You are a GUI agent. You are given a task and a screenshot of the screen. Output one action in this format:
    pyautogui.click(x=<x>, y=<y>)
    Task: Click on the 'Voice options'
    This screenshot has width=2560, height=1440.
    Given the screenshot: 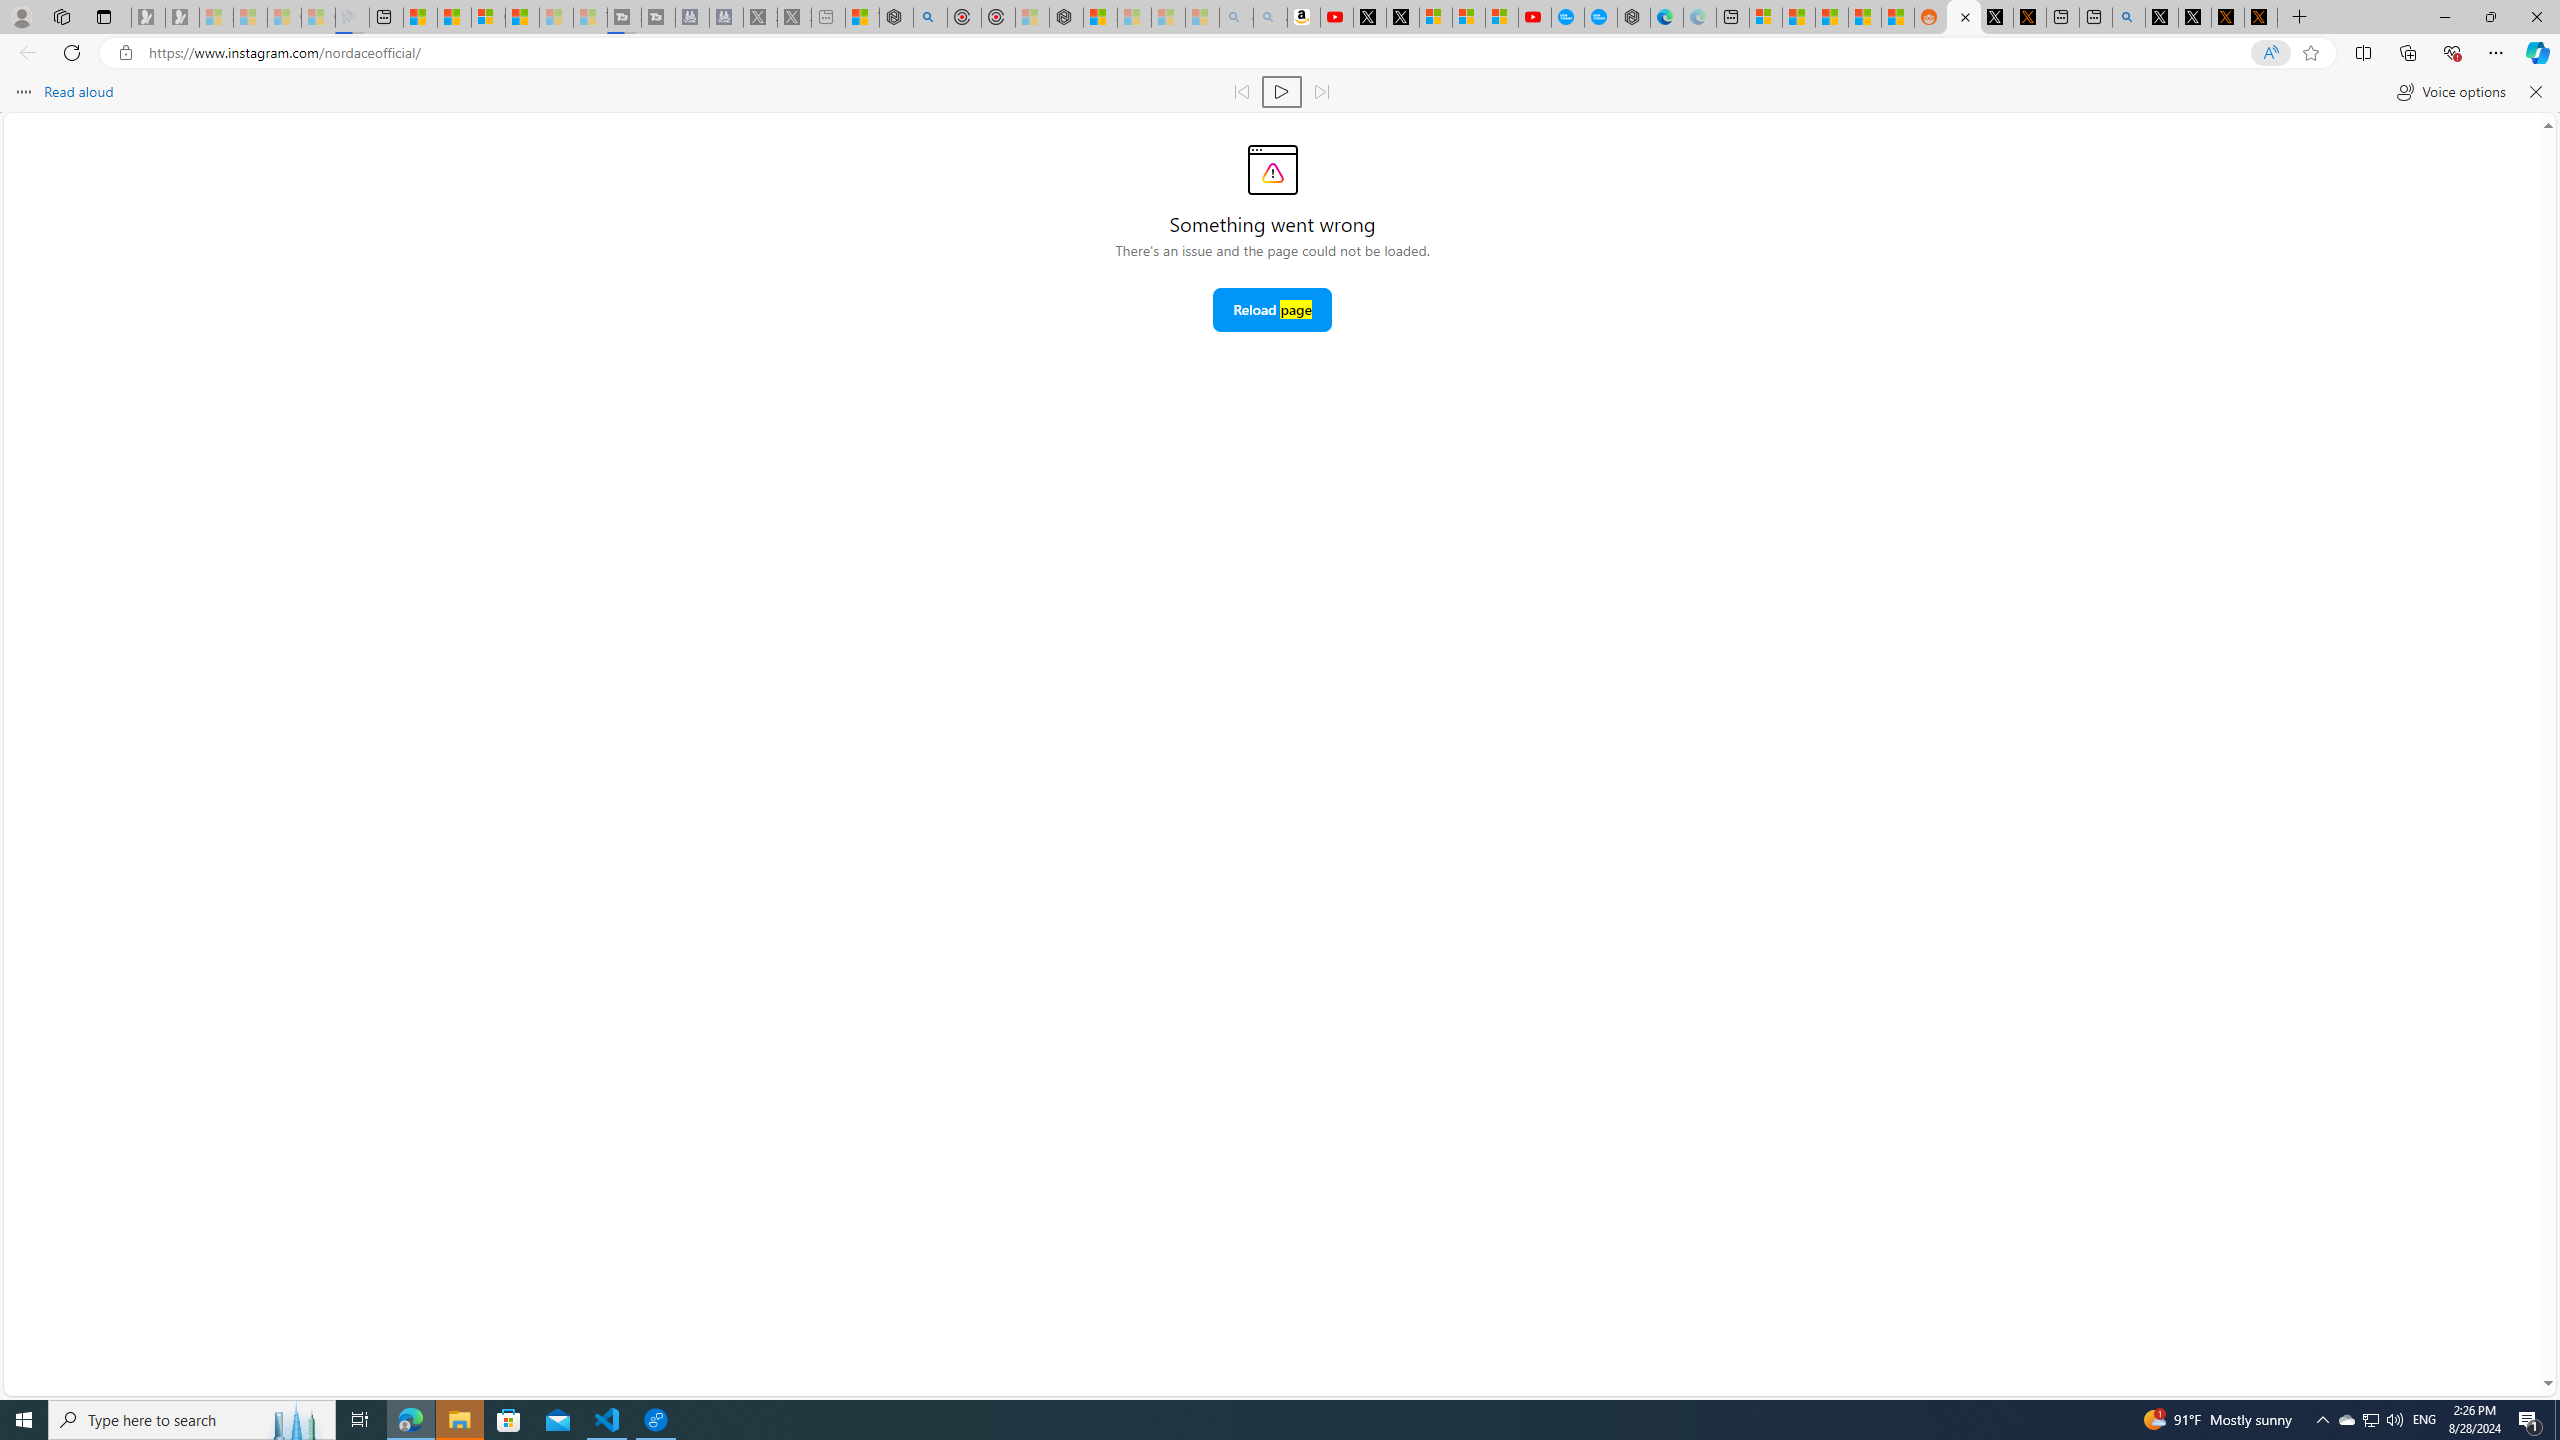 What is the action you would take?
    pyautogui.click(x=2450, y=91)
    